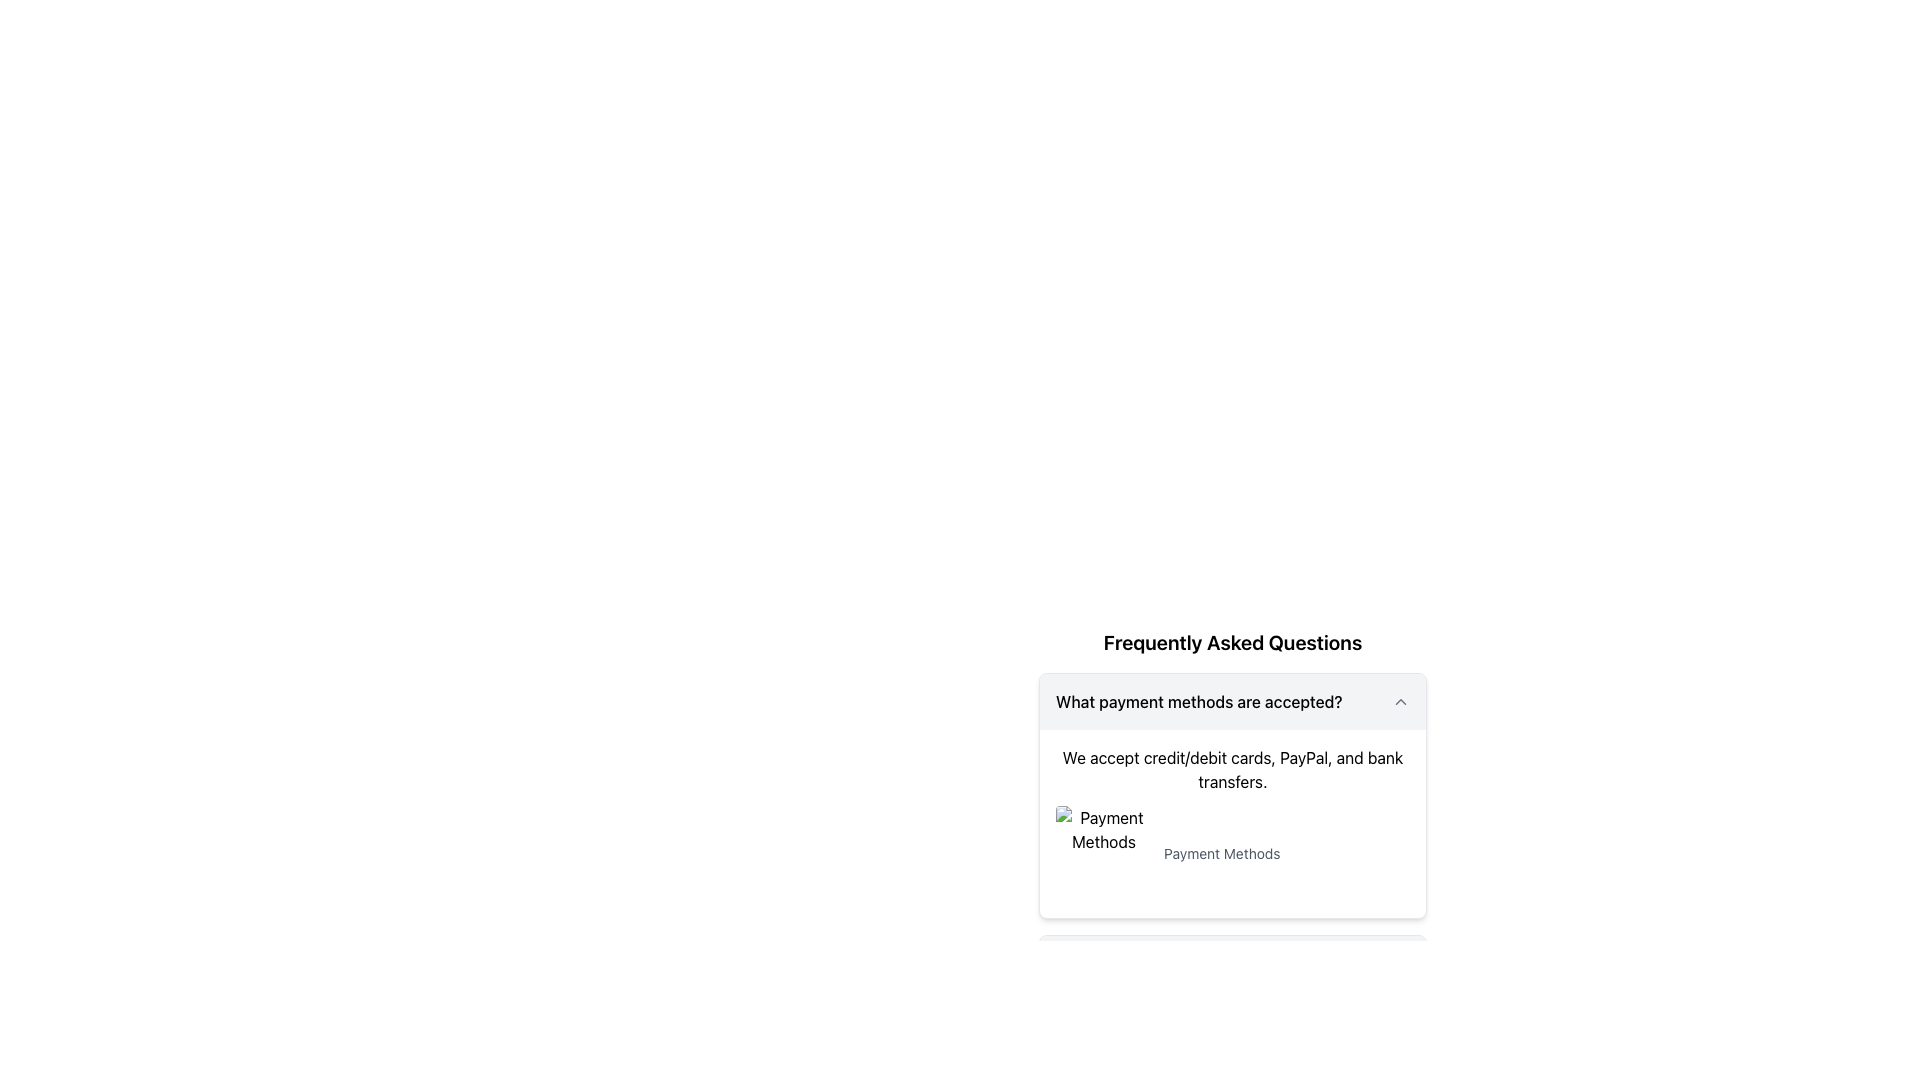  I want to click on the 'Payment Methods' text label, which is displayed in a small gray font and positioned to the right of an image in the second row of the FAQ section, so click(1221, 853).